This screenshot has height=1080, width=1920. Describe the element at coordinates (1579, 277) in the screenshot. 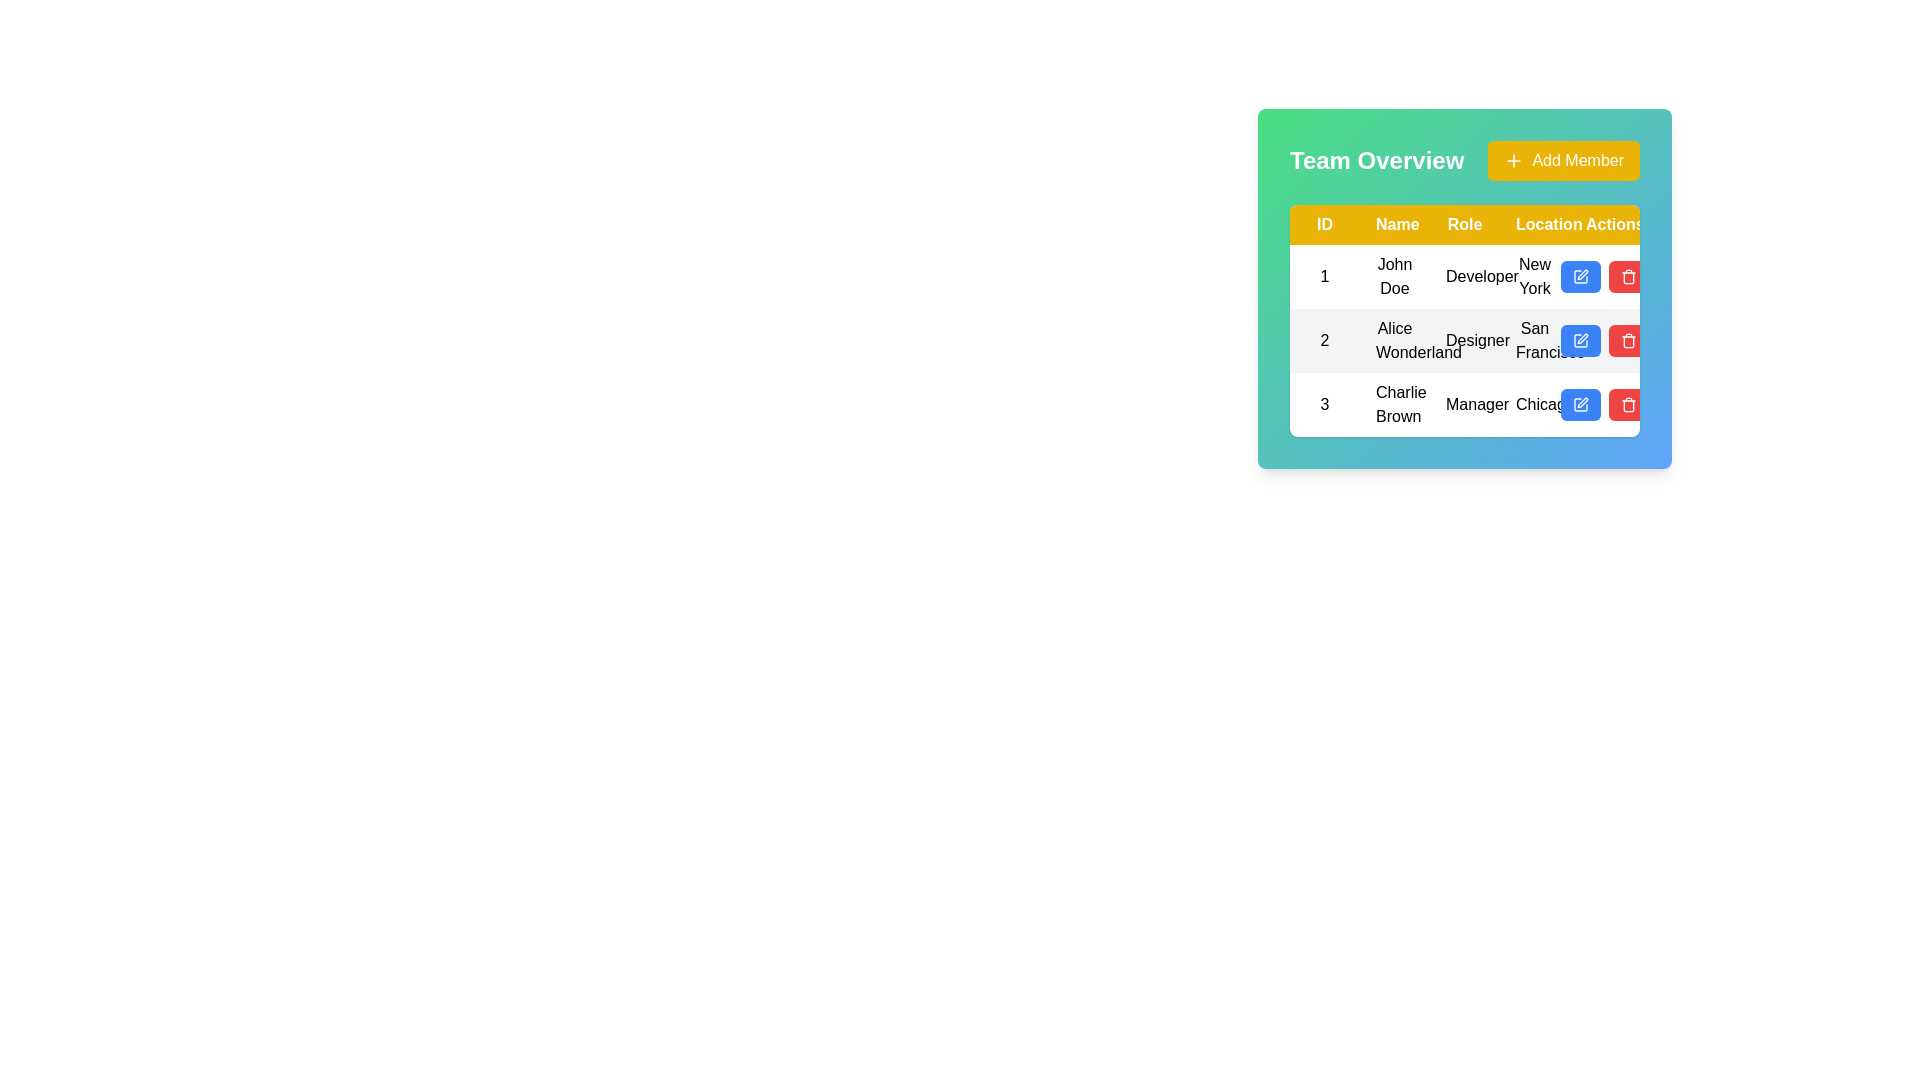

I see `the blue rectangular button with a pen icon located in the first row of the 'Actions' column within the 'Team Overview' card` at that location.